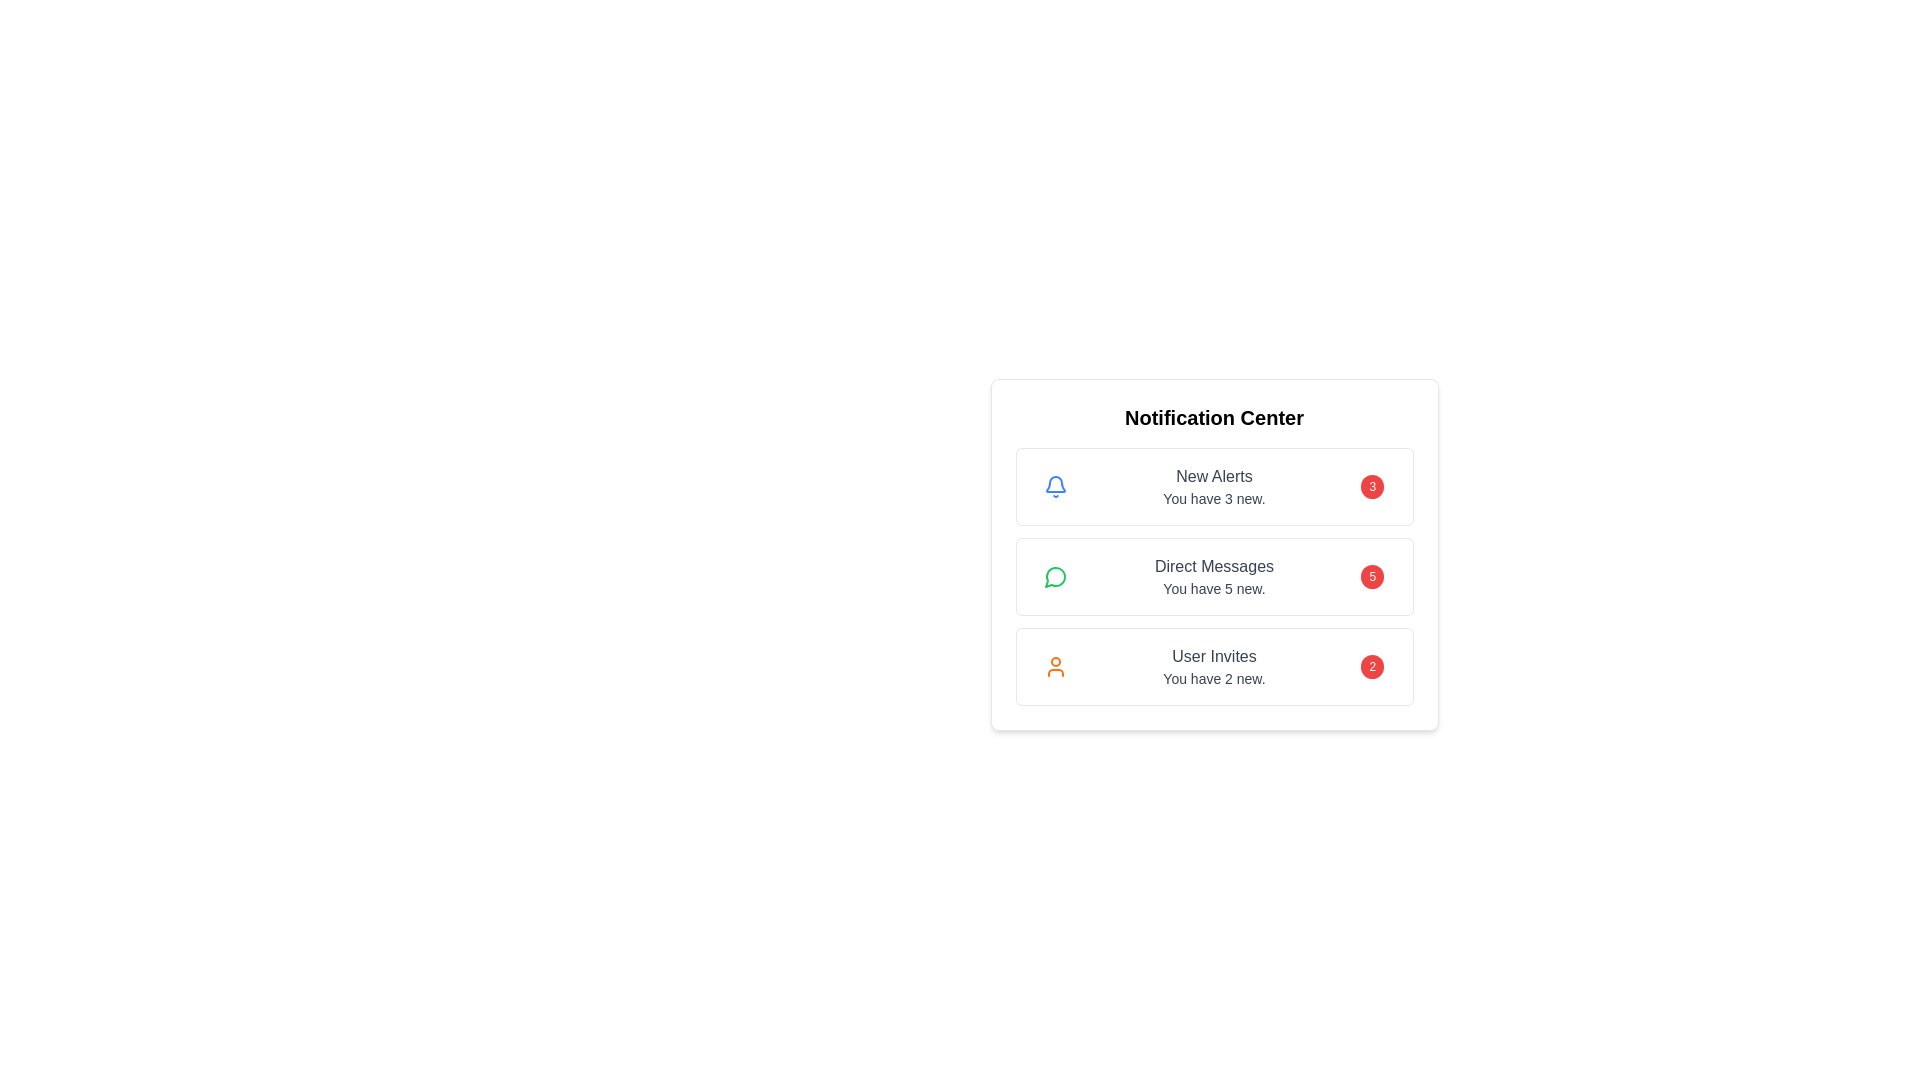 This screenshot has width=1920, height=1080. What do you see at coordinates (1213, 588) in the screenshot?
I see `the text element that indicates the number of new direct messages, positioned below the 'Direct Messages' title in the notification center` at bounding box center [1213, 588].